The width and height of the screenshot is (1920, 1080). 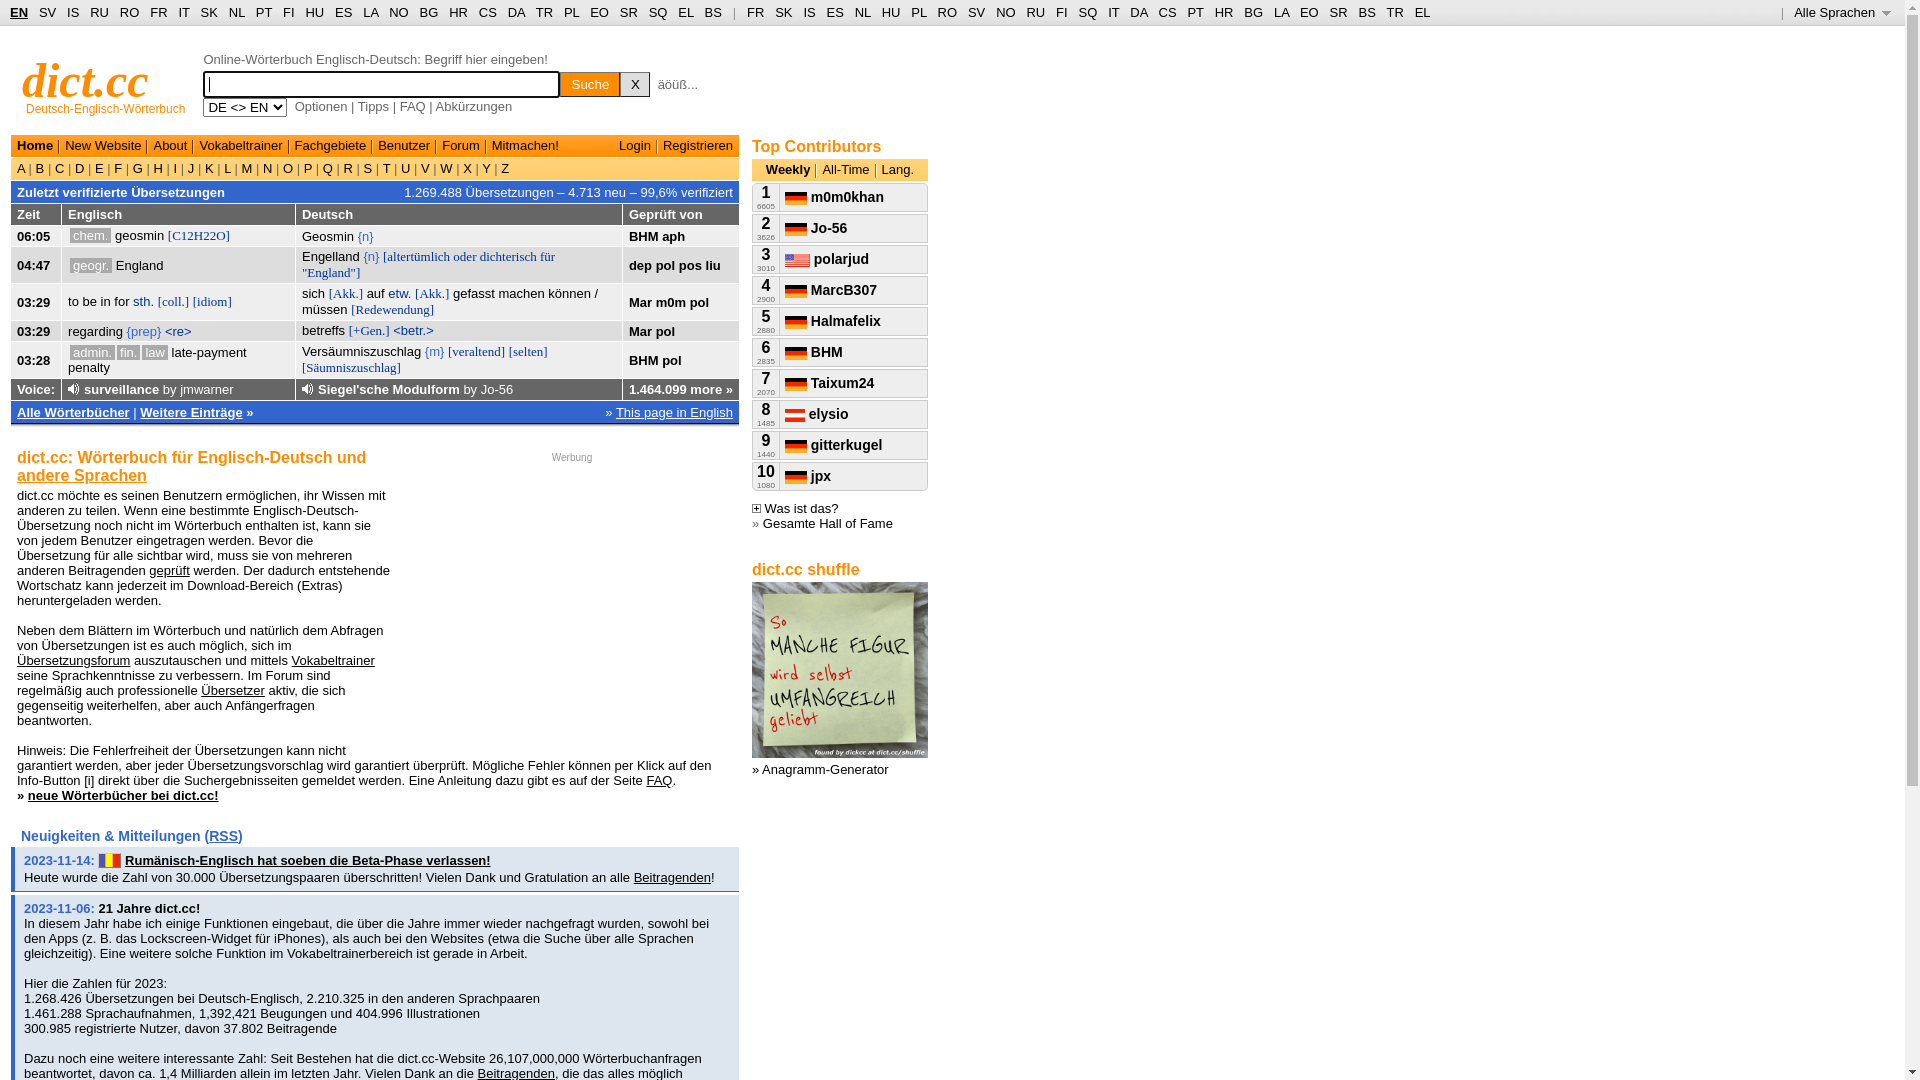 What do you see at coordinates (1339, 12) in the screenshot?
I see `'SR'` at bounding box center [1339, 12].